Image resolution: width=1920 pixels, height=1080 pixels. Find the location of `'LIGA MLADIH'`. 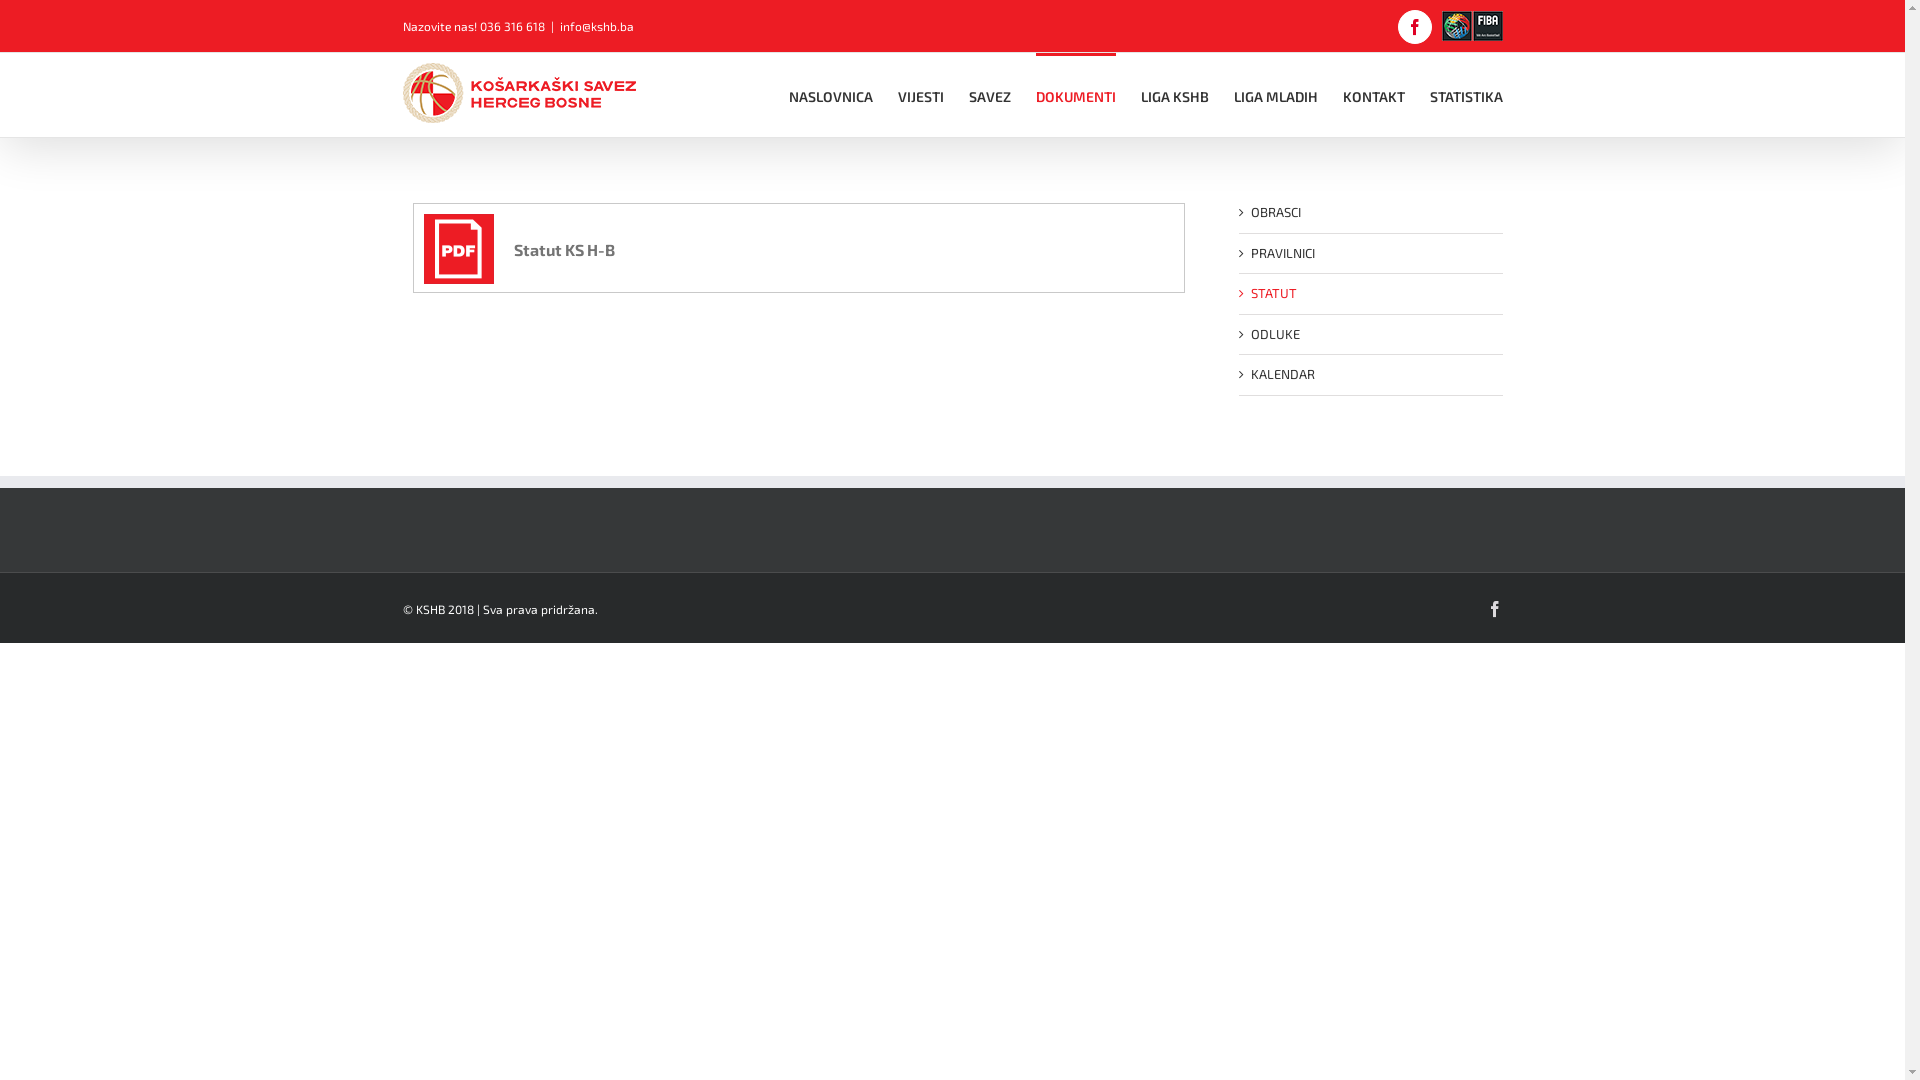

'LIGA MLADIH' is located at coordinates (1275, 95).